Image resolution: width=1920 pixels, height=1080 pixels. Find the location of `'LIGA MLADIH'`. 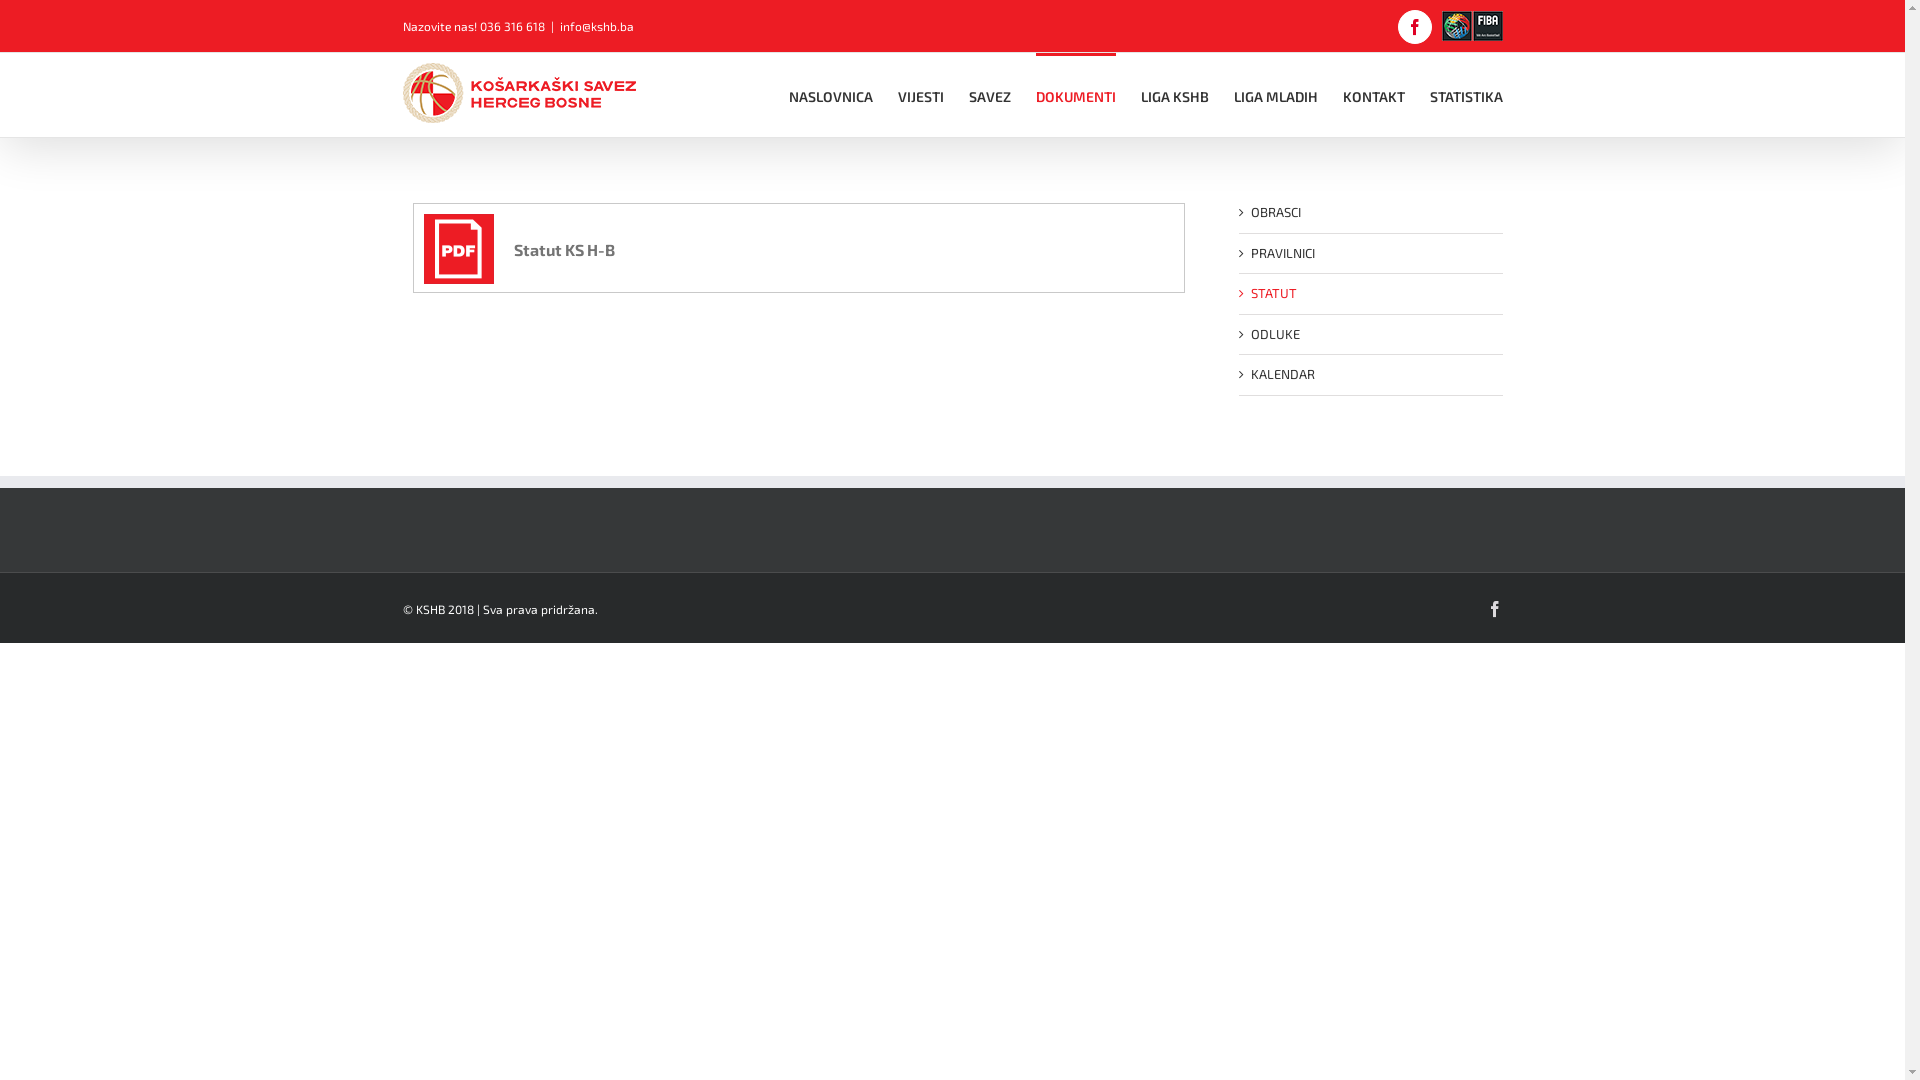

'LIGA MLADIH' is located at coordinates (1275, 95).